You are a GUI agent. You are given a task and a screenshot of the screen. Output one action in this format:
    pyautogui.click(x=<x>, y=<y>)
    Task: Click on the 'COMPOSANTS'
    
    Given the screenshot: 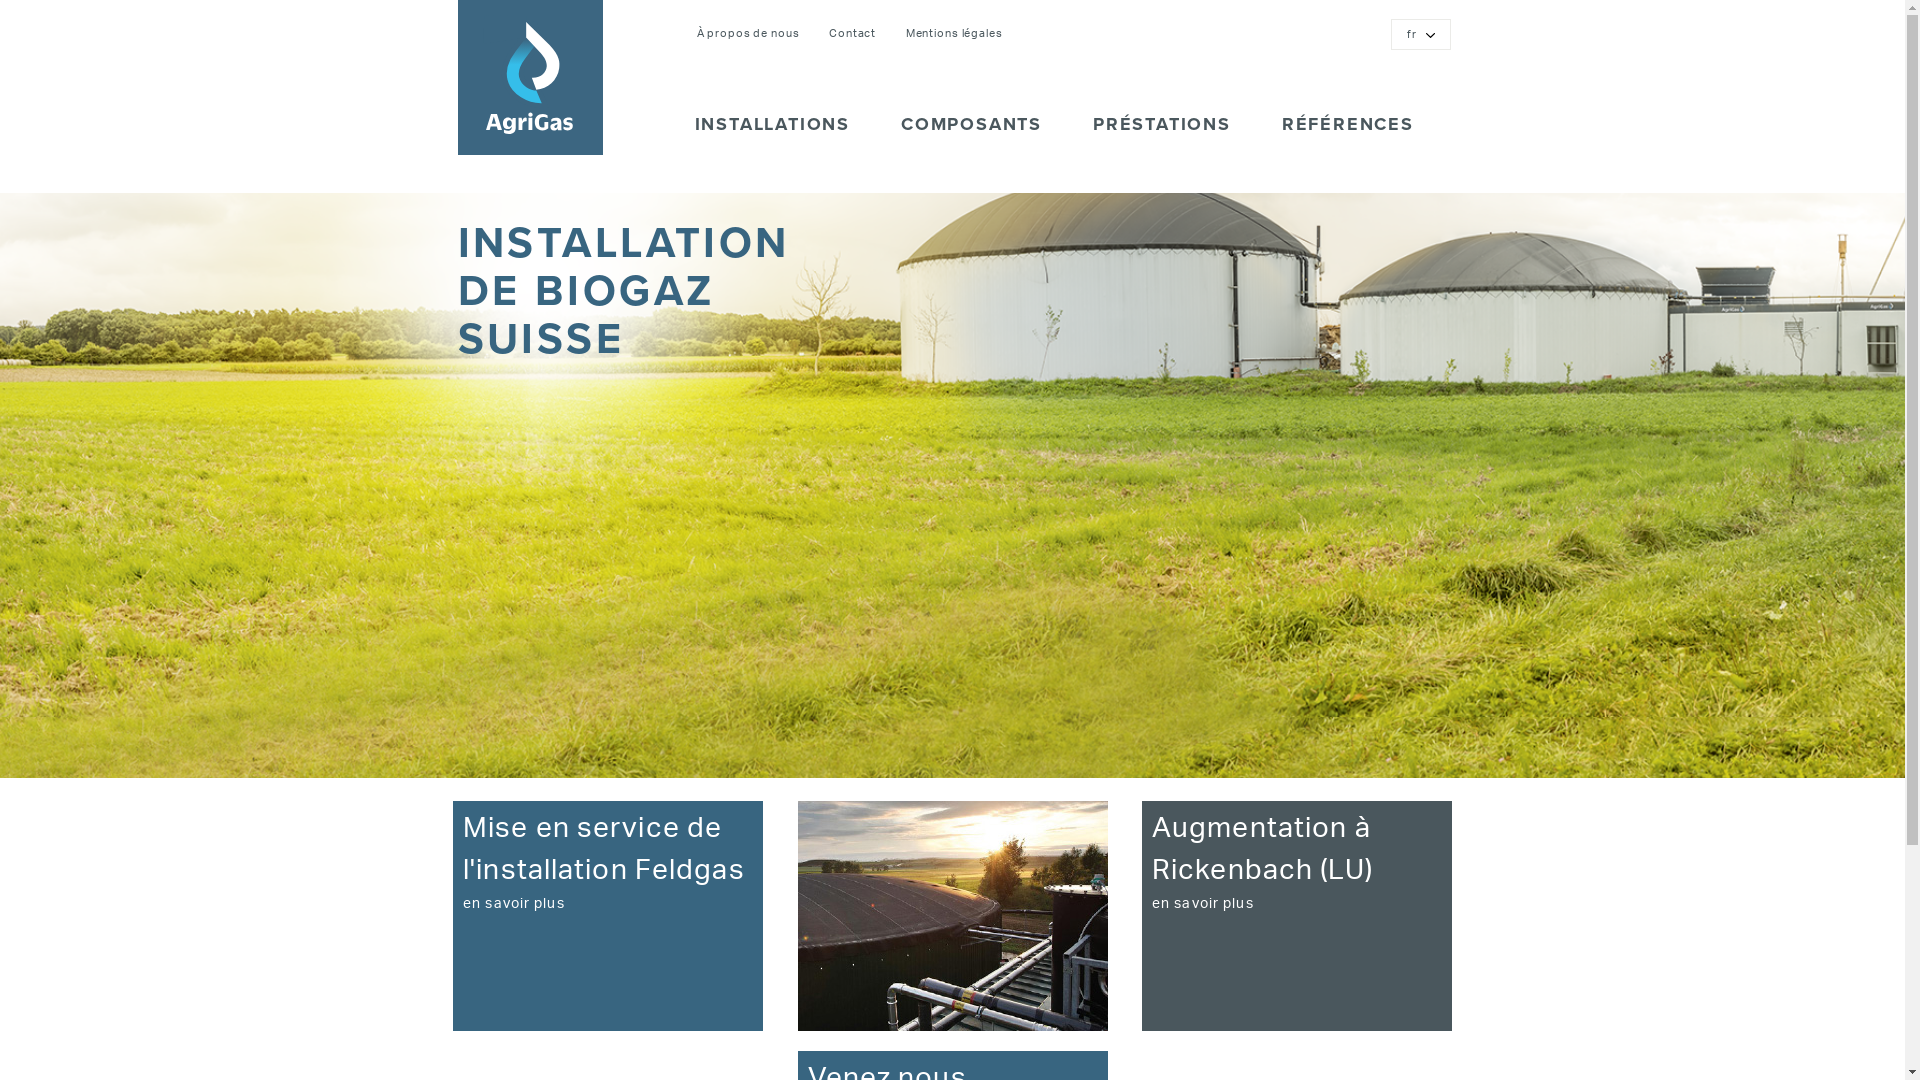 What is the action you would take?
    pyautogui.click(x=968, y=133)
    